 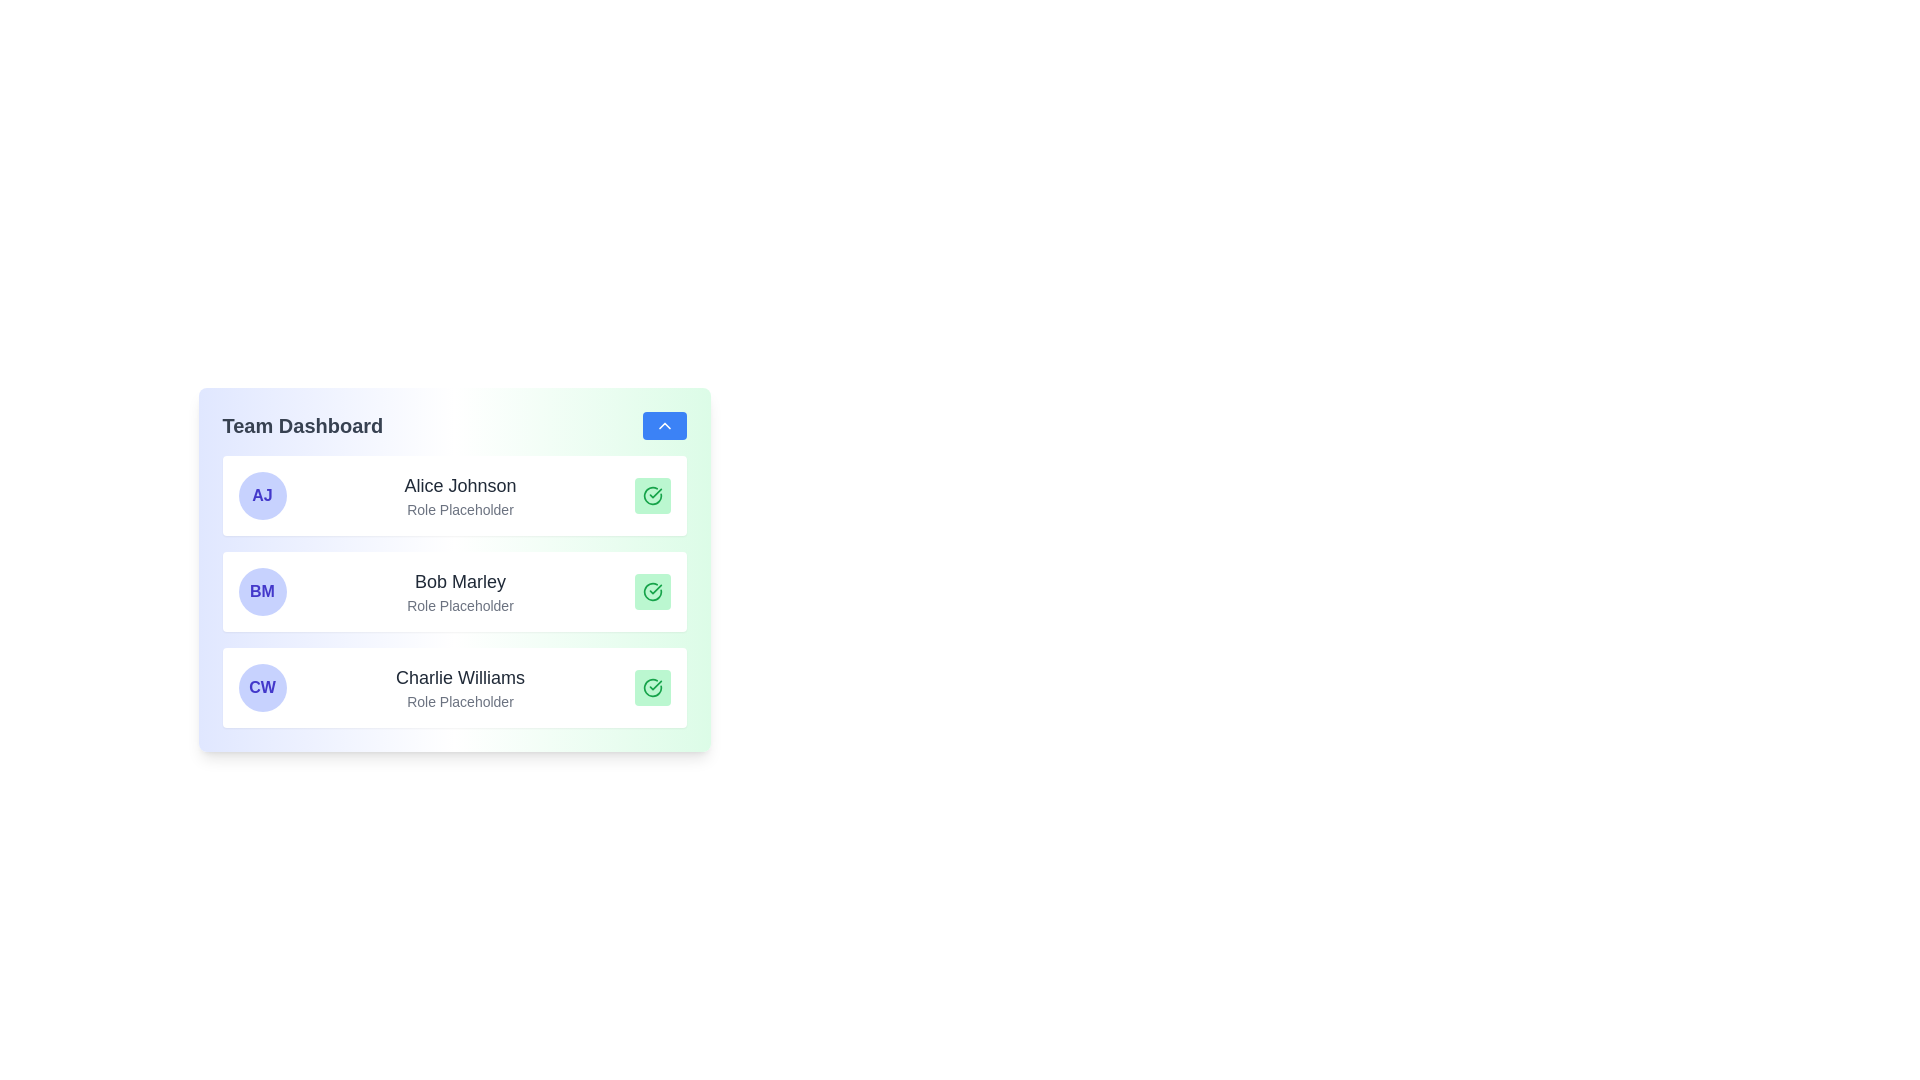 What do you see at coordinates (459, 701) in the screenshot?
I see `the static text label 'Role Placeholder' located beneath 'Charlie Williams' in the Team Dashboard section` at bounding box center [459, 701].